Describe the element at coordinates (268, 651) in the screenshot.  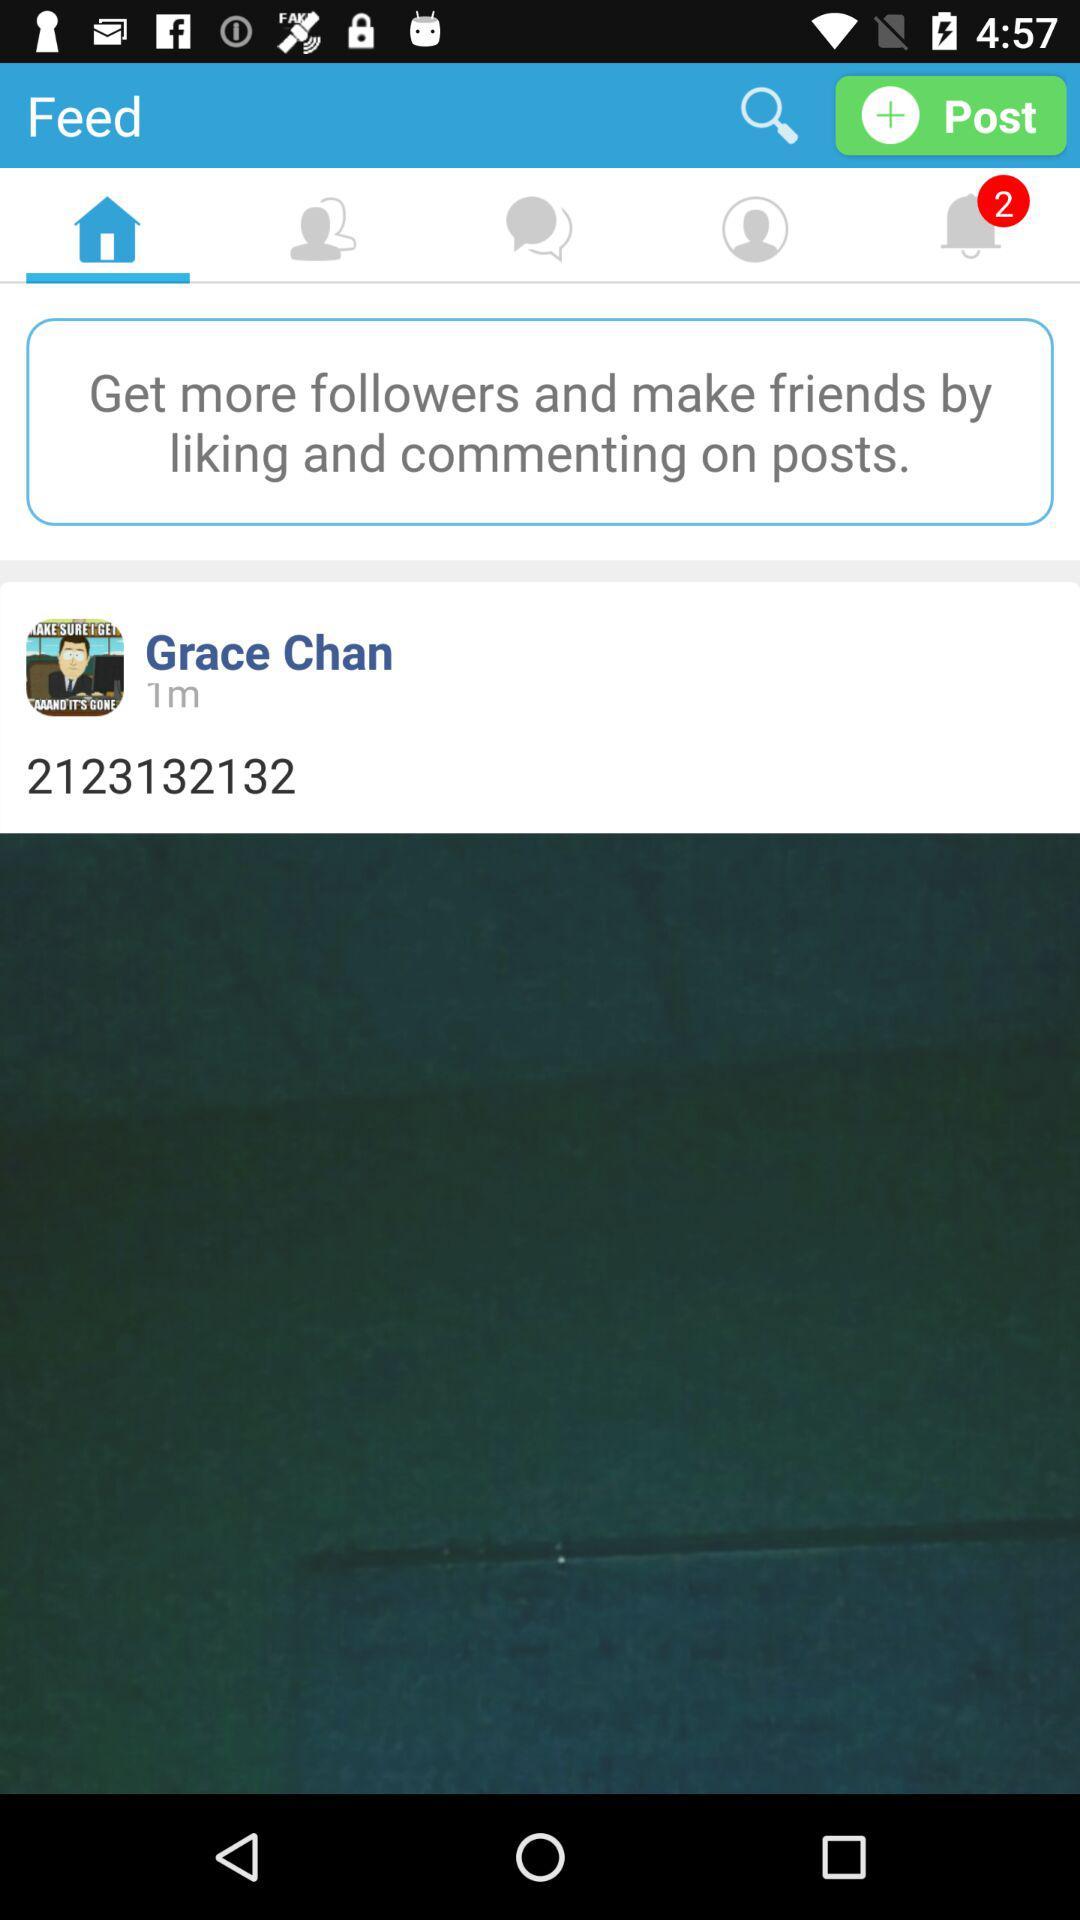
I see `the grace chan item` at that location.